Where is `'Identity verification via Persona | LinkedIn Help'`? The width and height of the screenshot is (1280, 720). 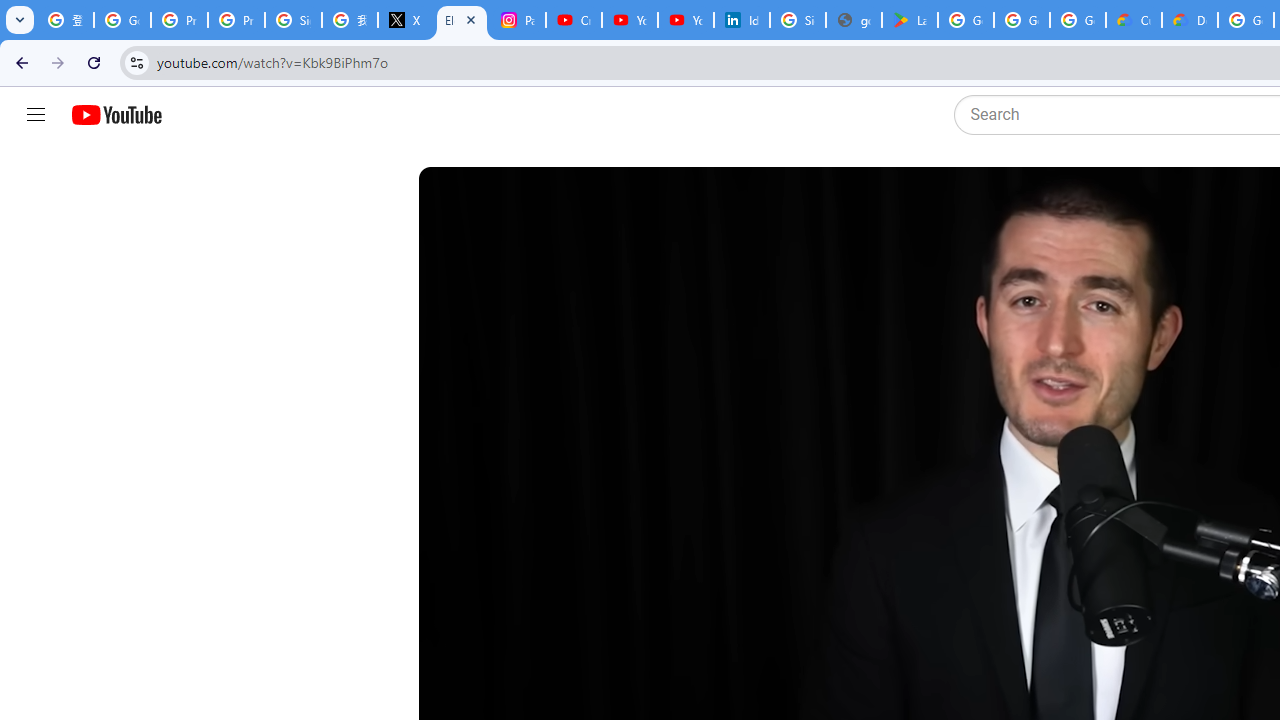
'Identity verification via Persona | LinkedIn Help' is located at coordinates (741, 20).